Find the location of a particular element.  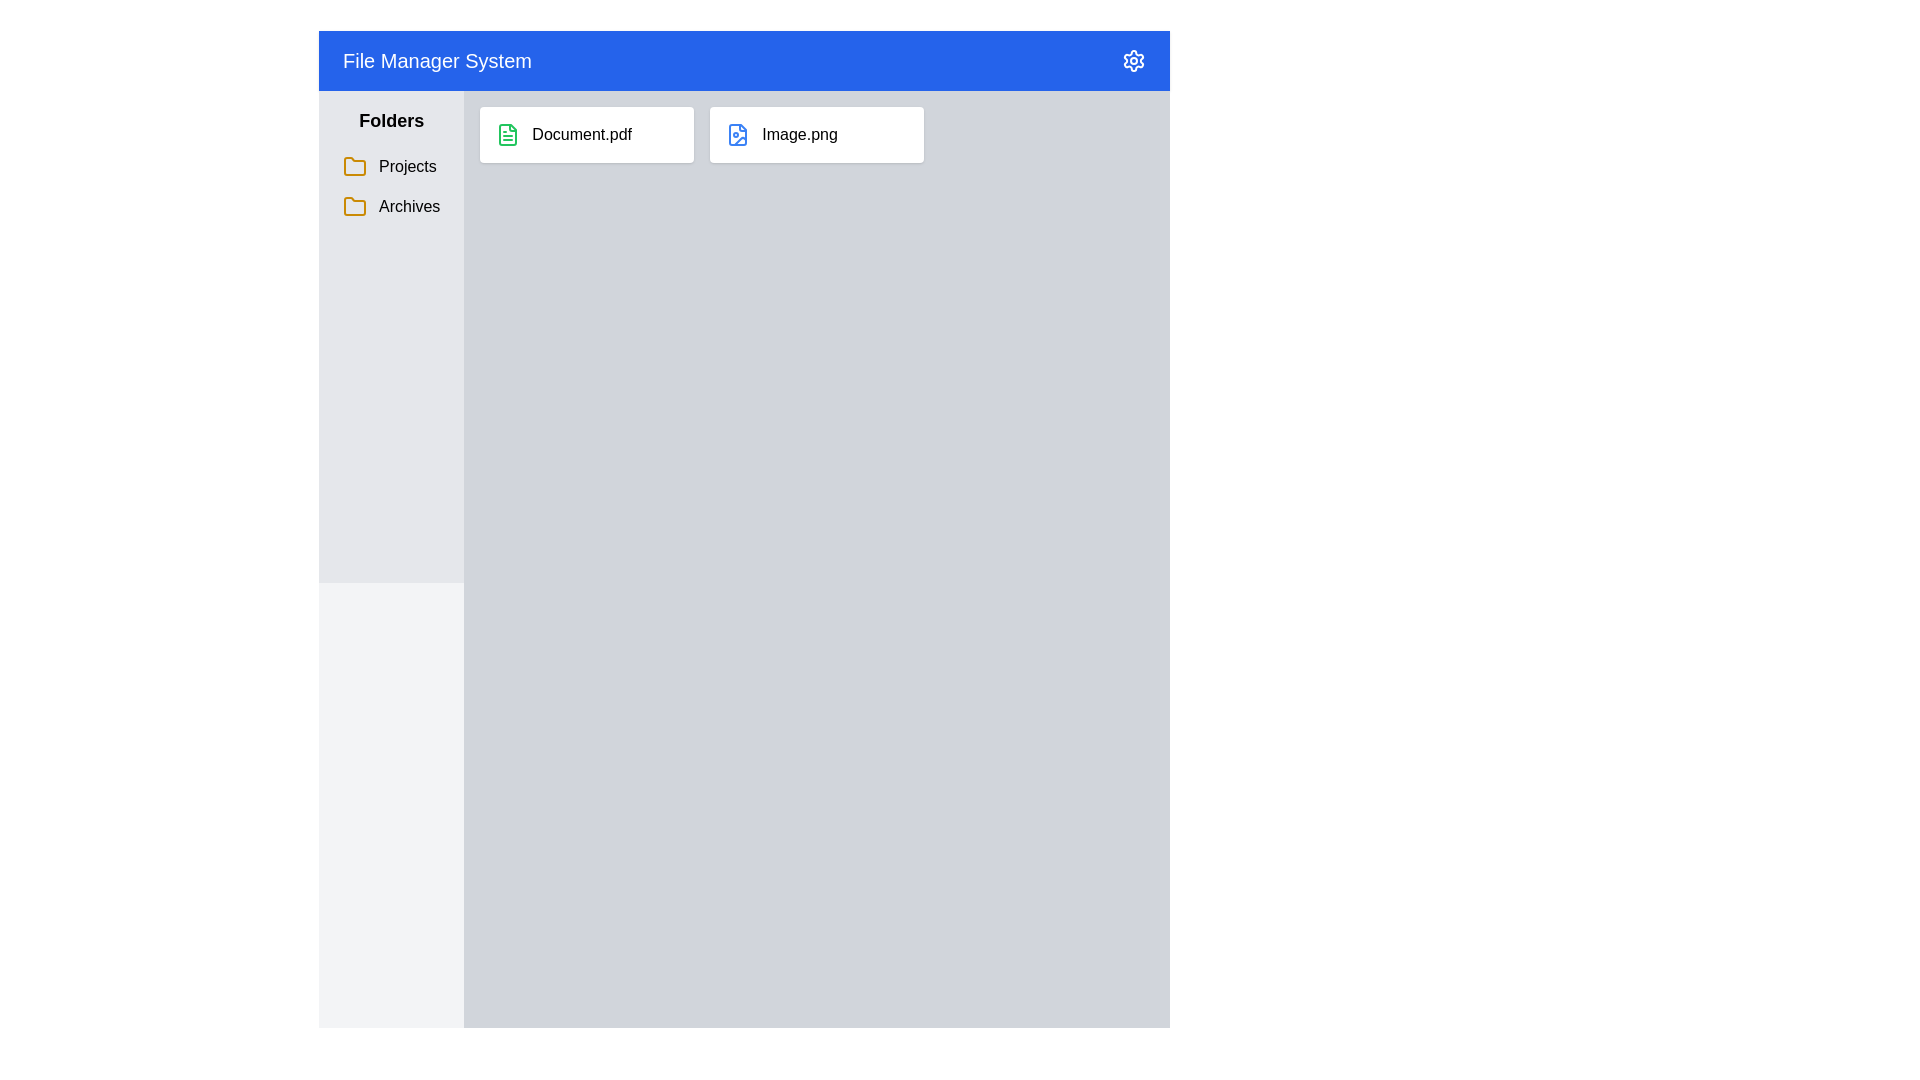

the folder icon that represents the 'Archives' directory is located at coordinates (355, 207).